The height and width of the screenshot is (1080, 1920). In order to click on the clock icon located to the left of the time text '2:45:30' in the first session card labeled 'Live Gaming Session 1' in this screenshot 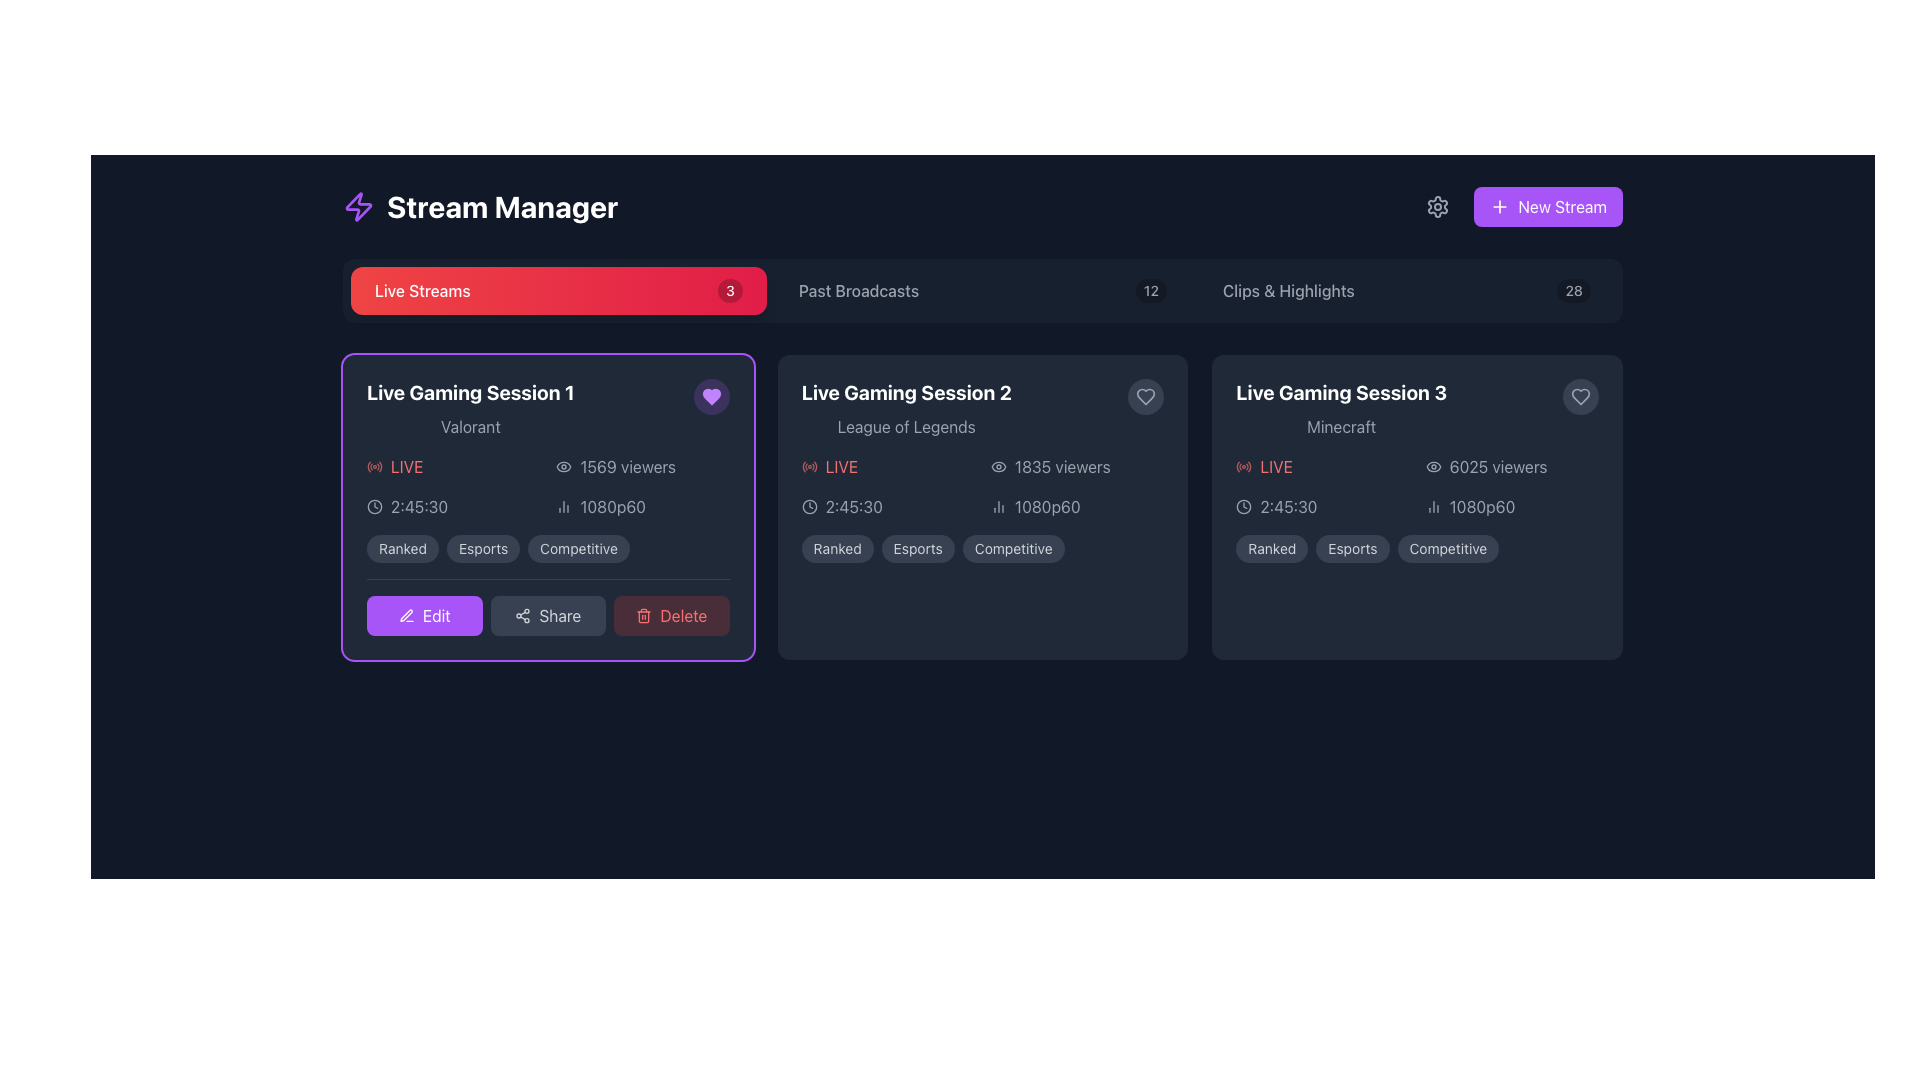, I will do `click(374, 505)`.